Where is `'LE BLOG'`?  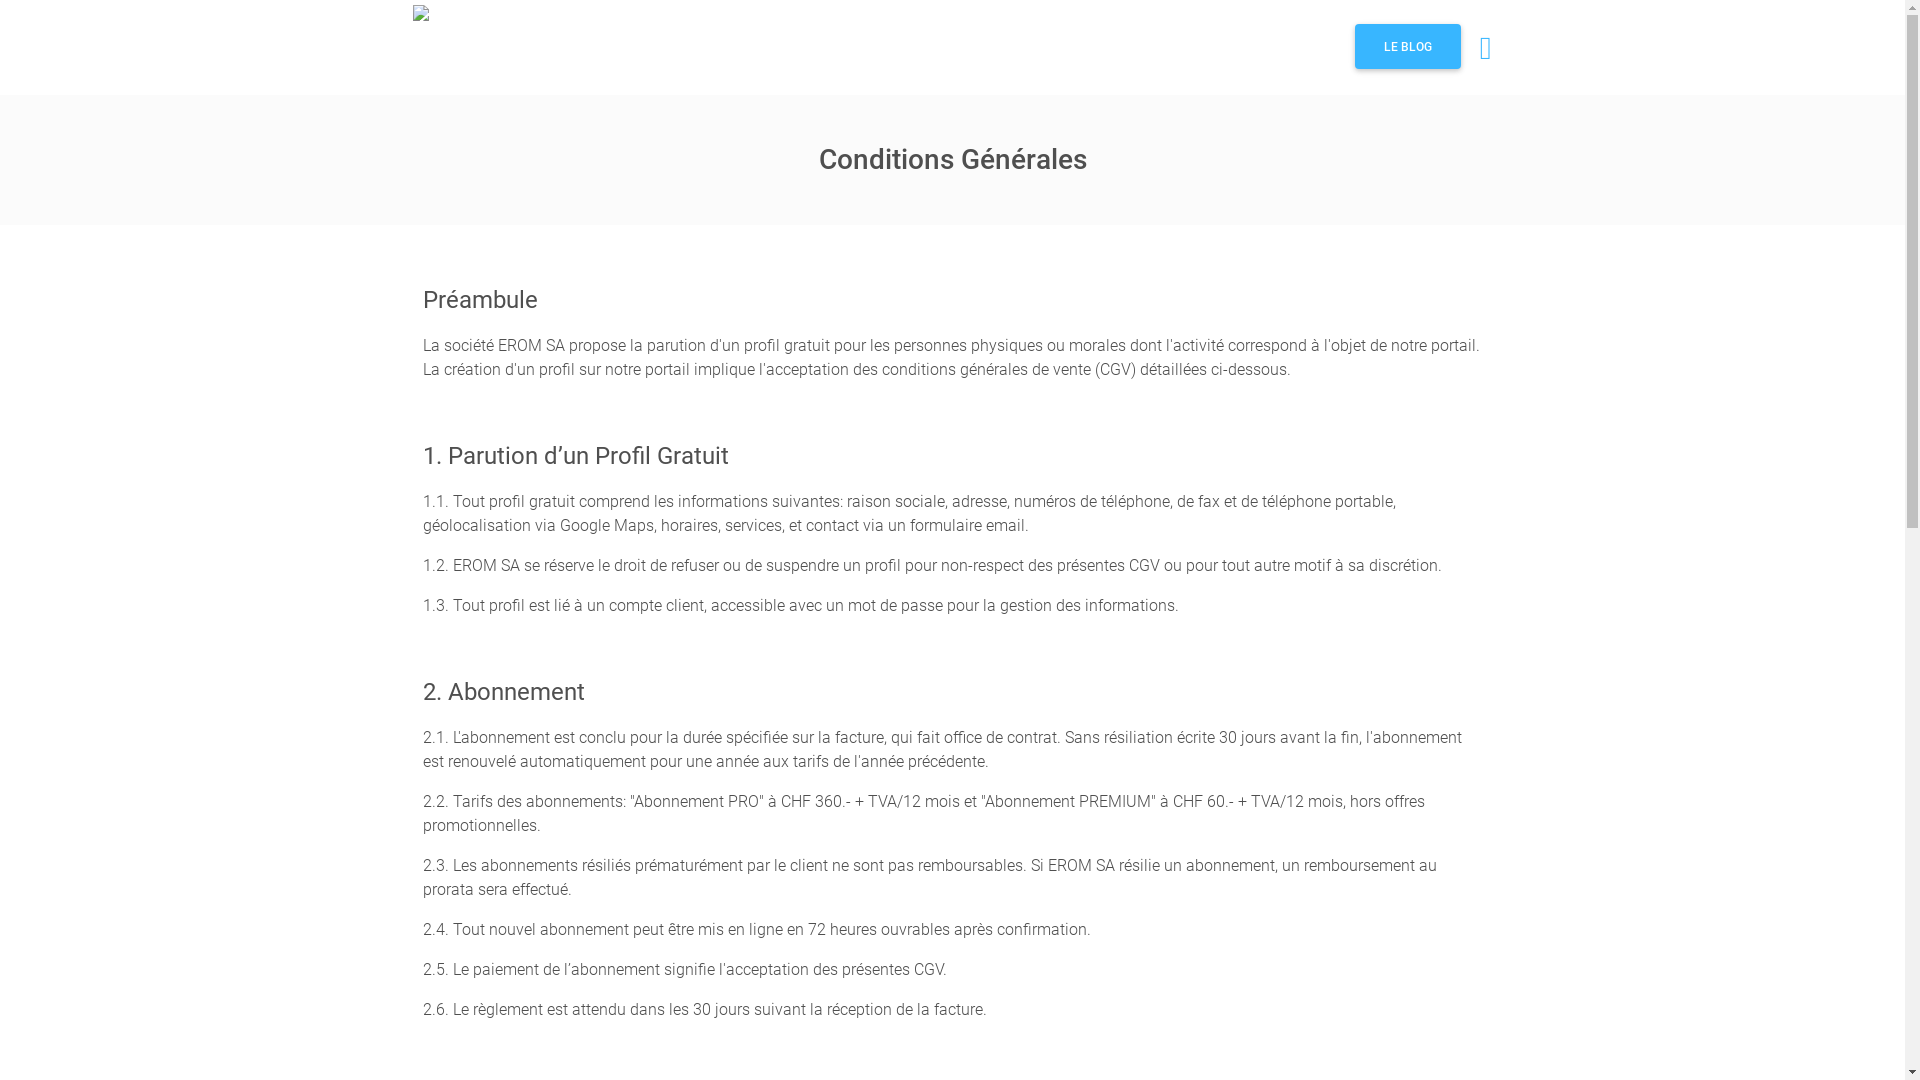 'LE BLOG' is located at coordinates (1406, 45).